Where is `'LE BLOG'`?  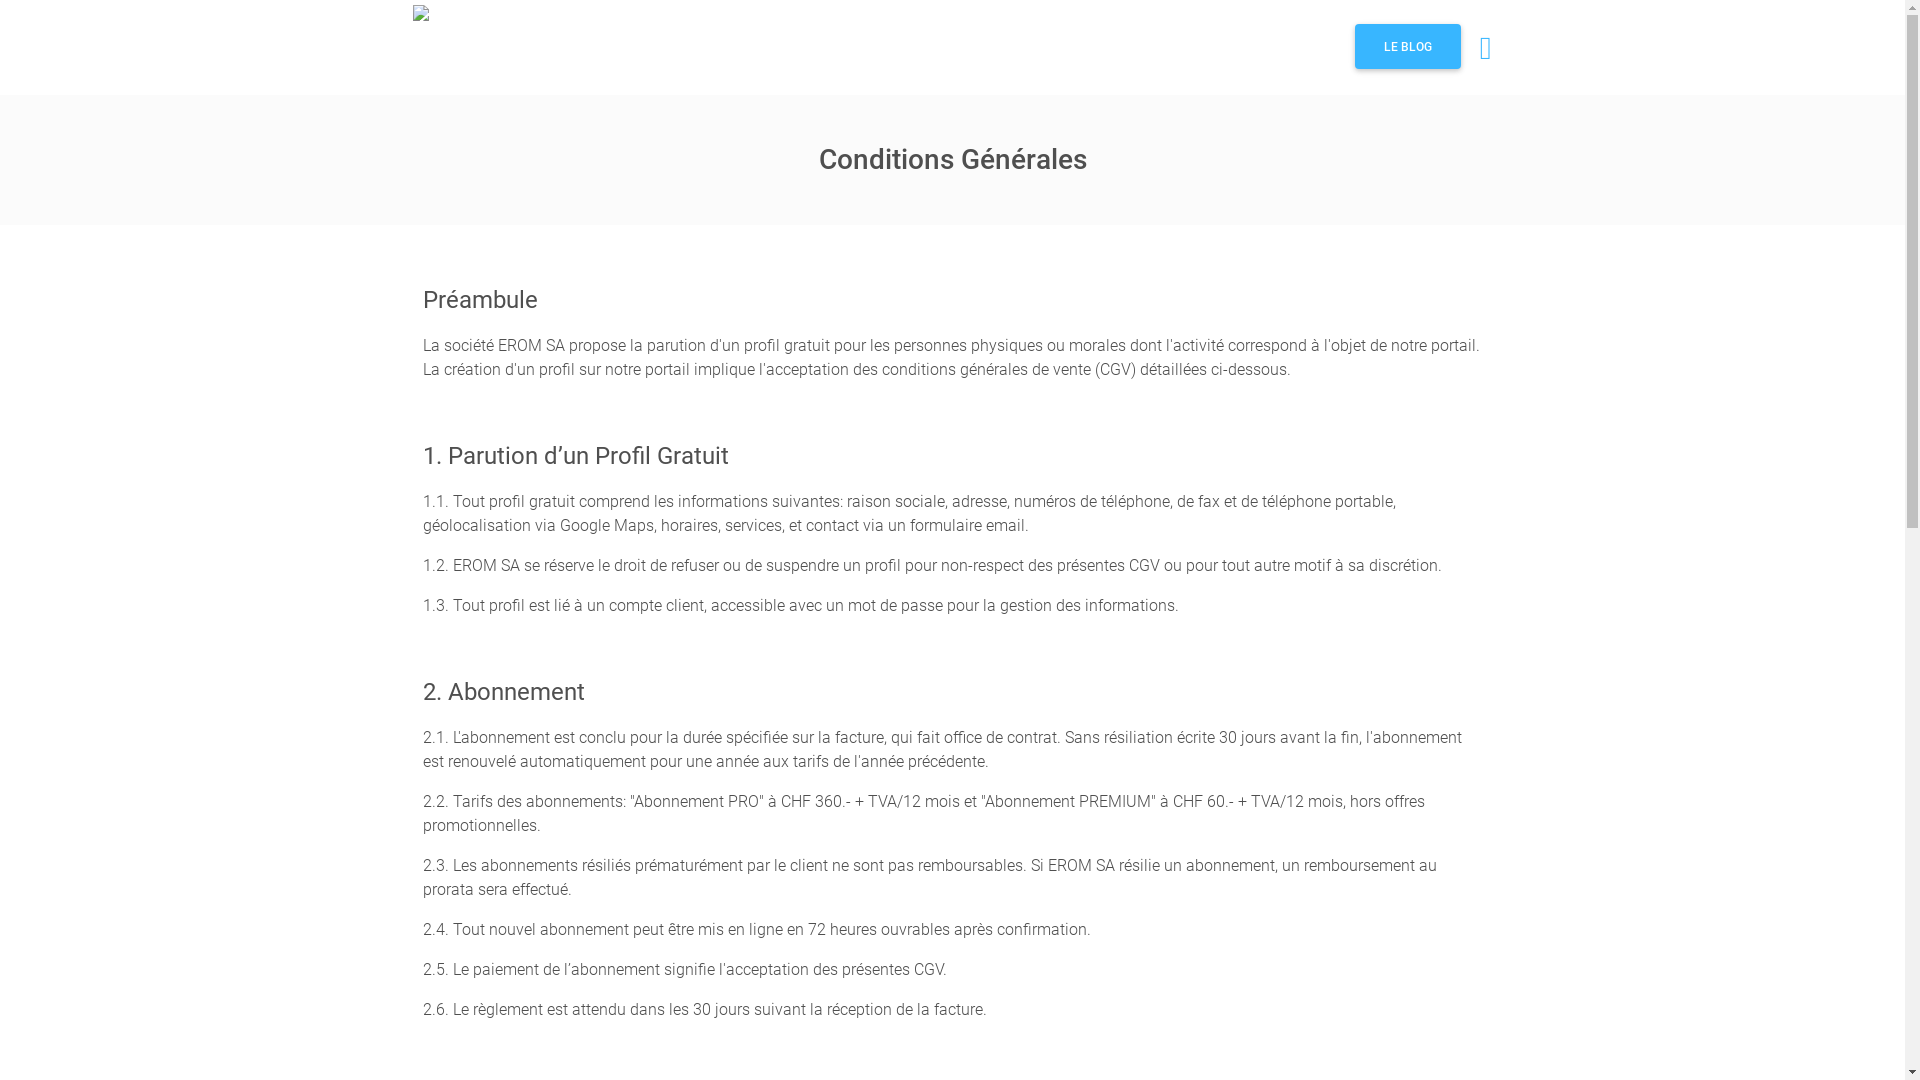 'LE BLOG' is located at coordinates (1406, 45).